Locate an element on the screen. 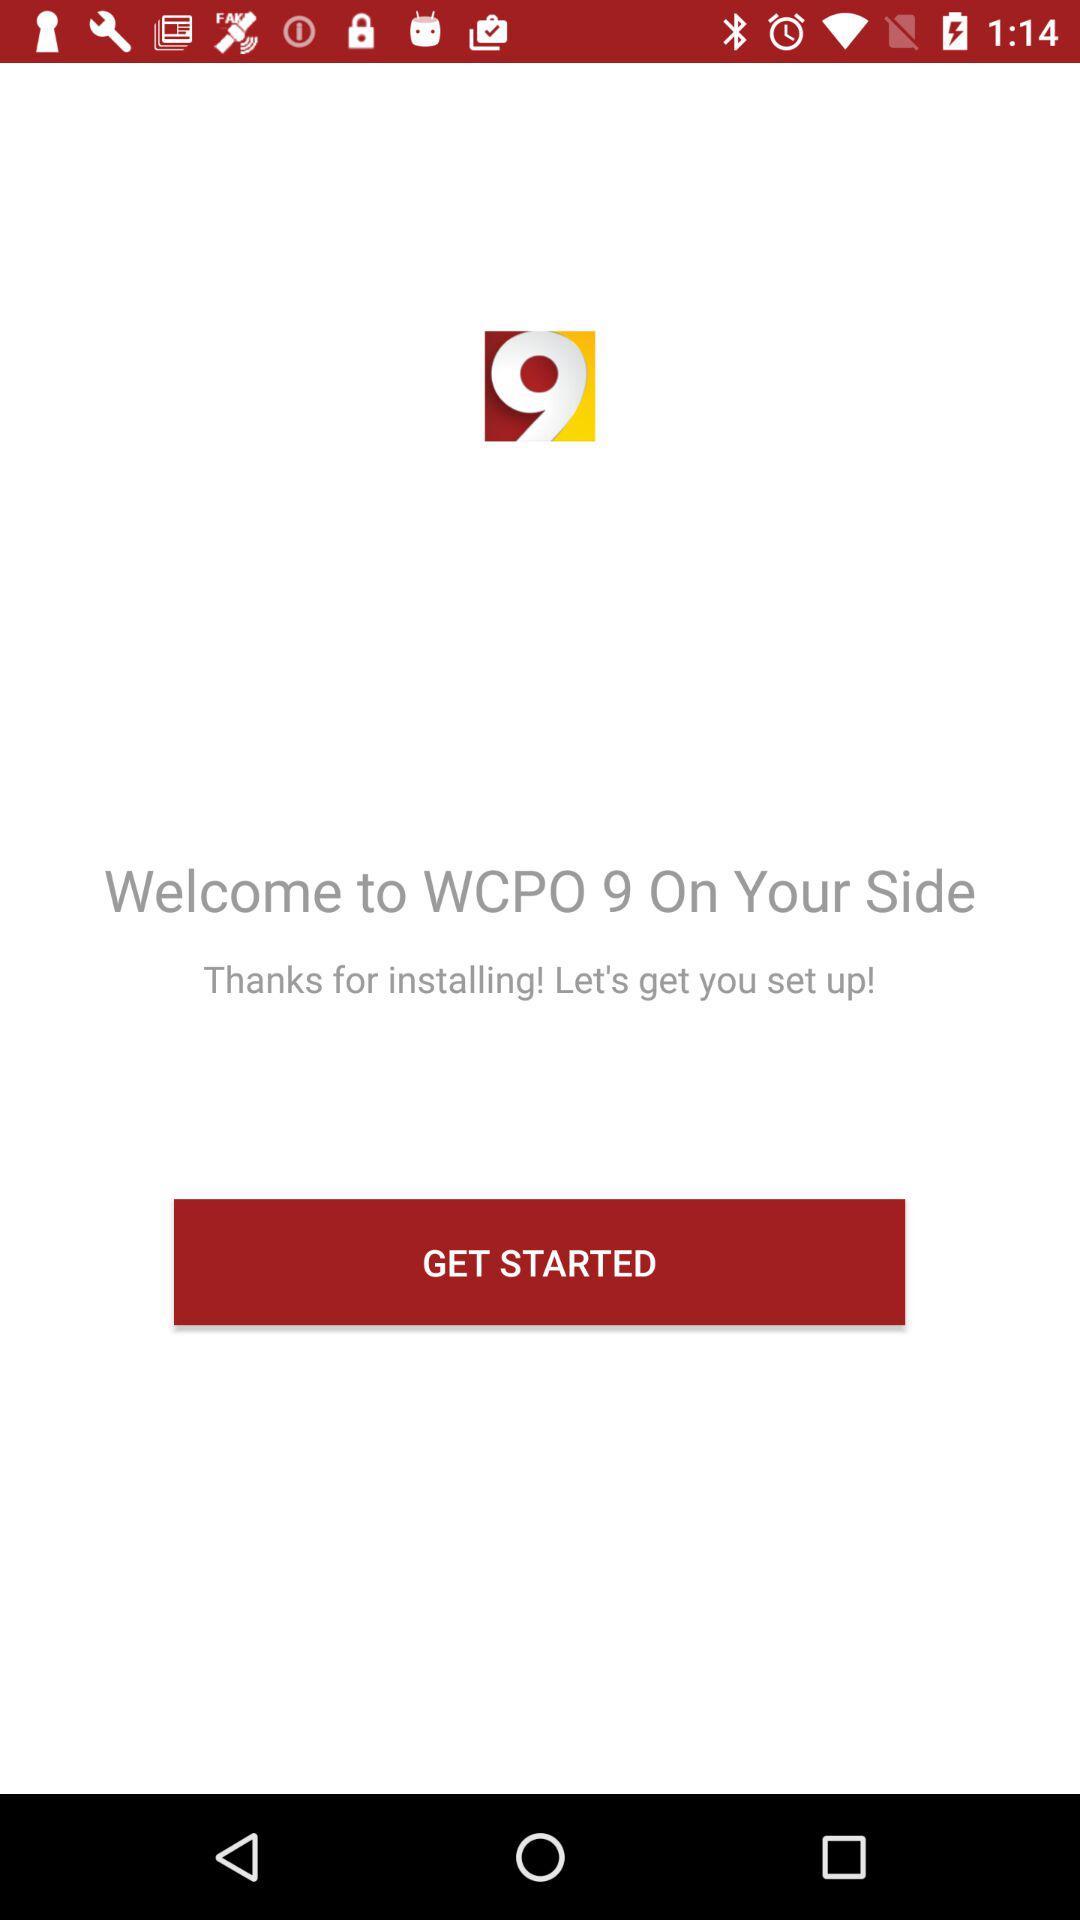  item below thanks for installing is located at coordinates (538, 1261).